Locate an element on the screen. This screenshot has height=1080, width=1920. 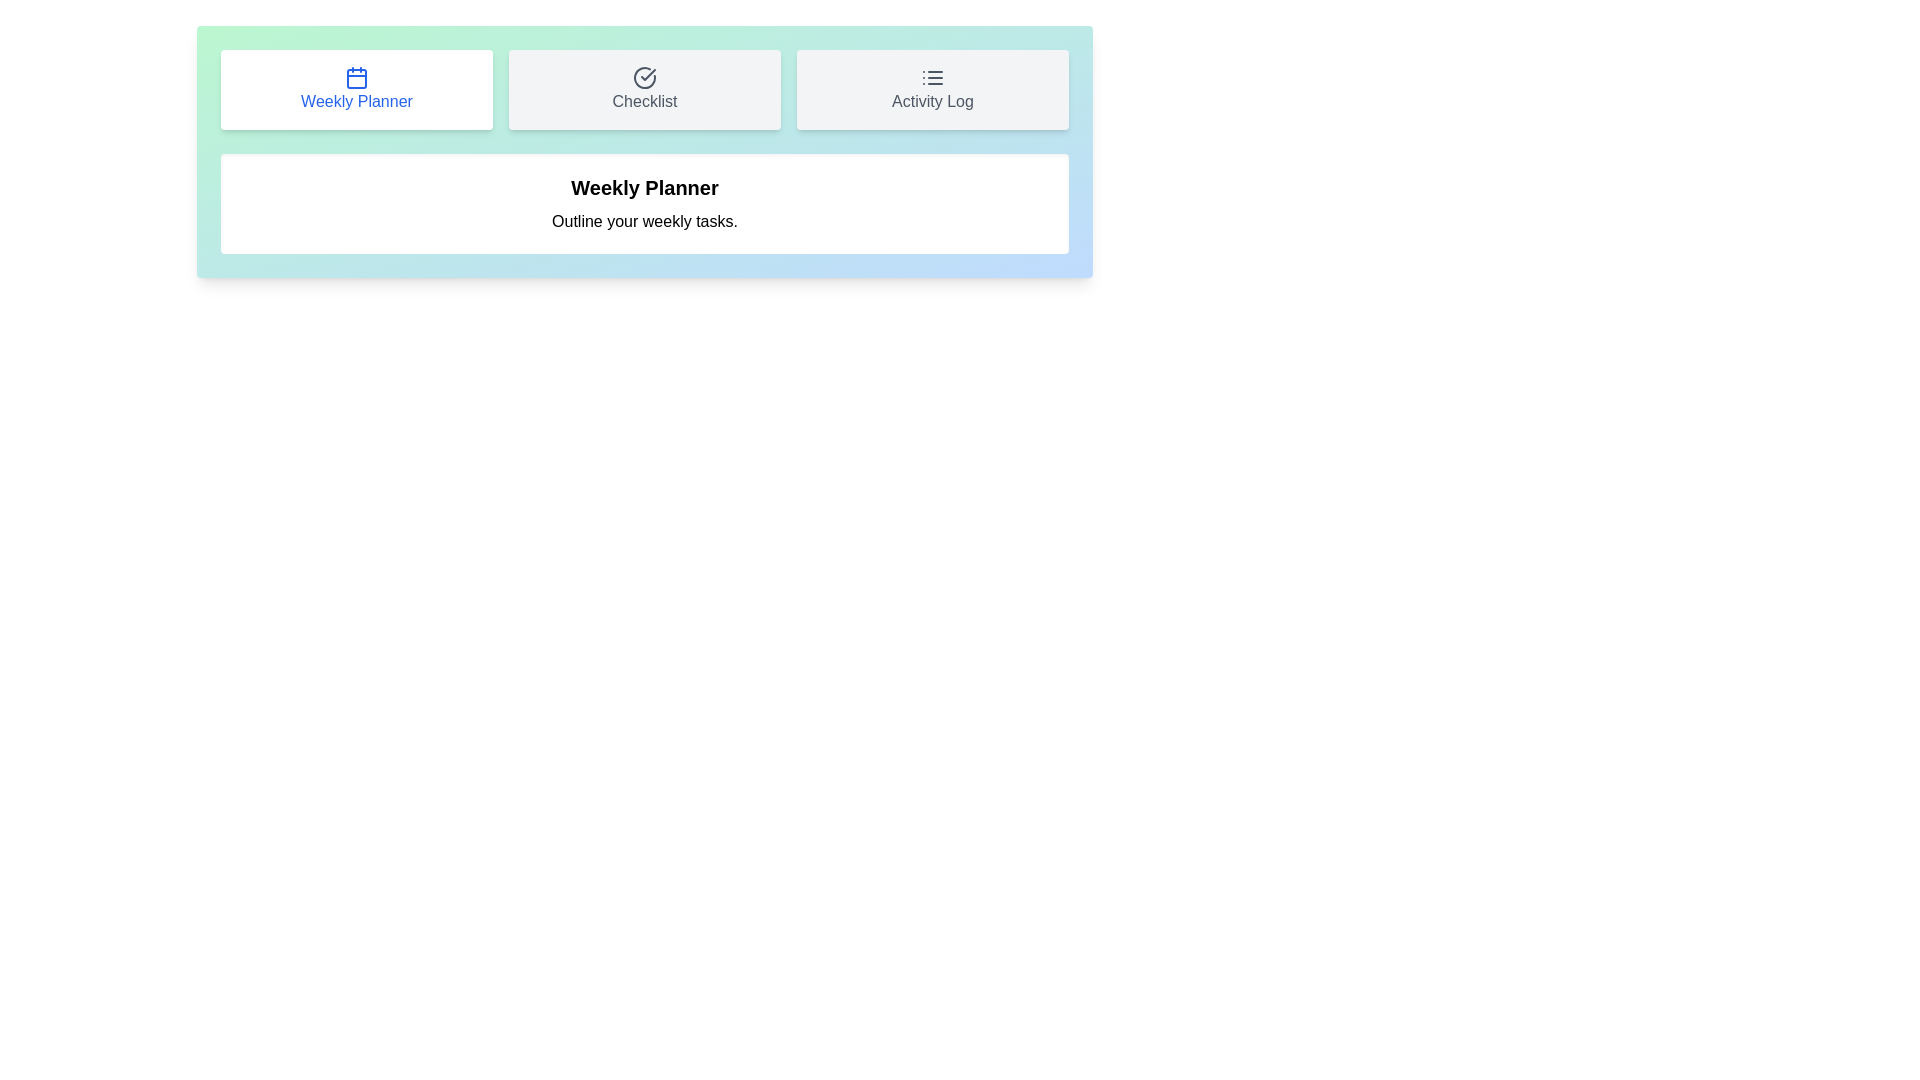
the tab button labeled Checklist is located at coordinates (644, 88).